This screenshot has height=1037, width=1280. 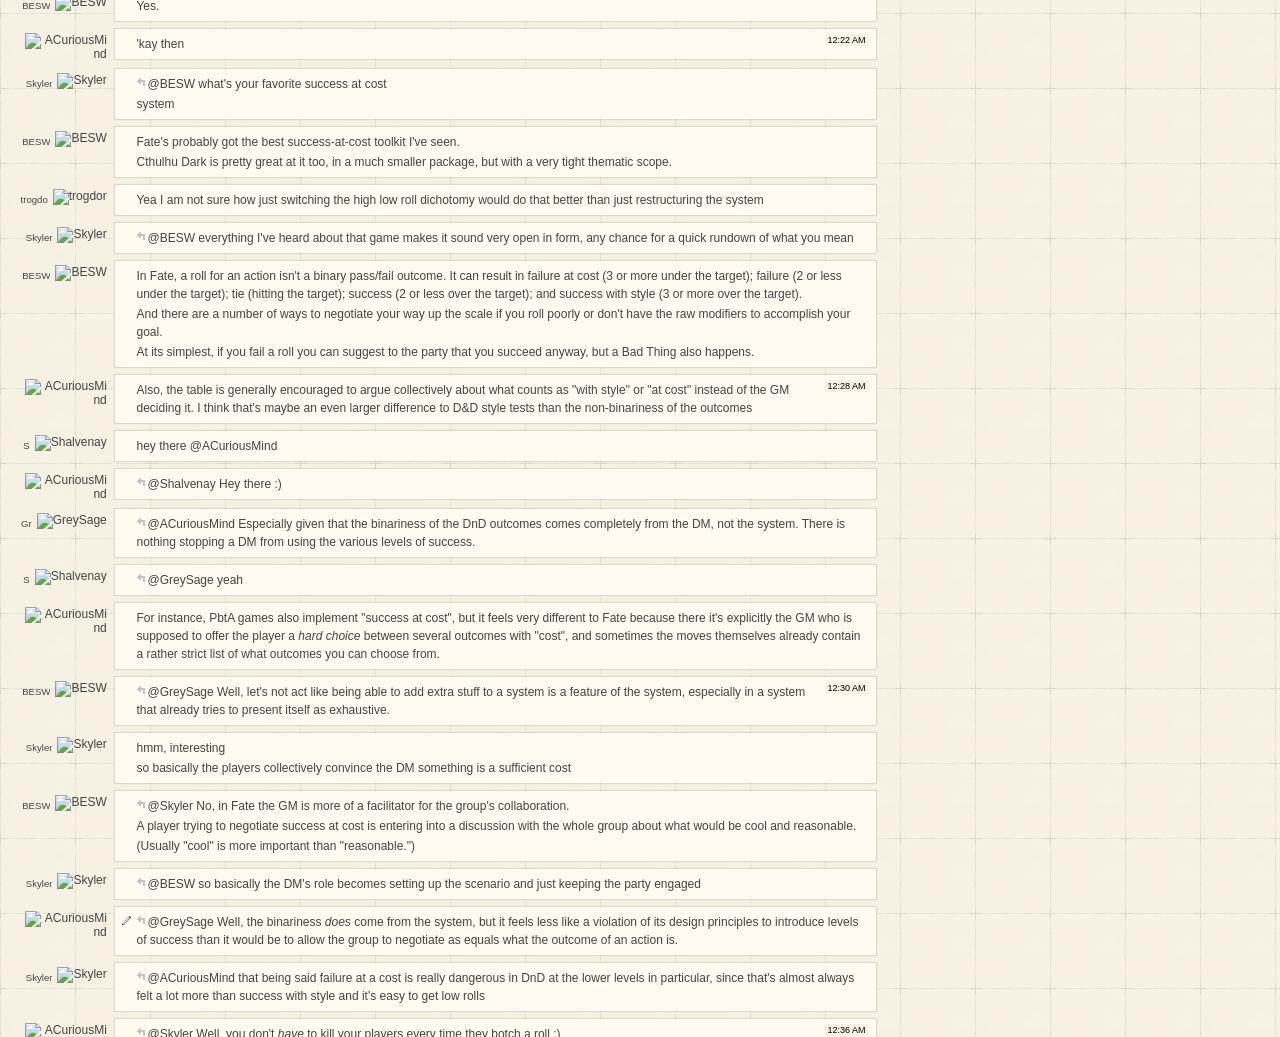 I want to click on 'between several outcomes with "cost", and sometimes the moves themselves already contain a rather strict list of what outcomes you can choose from.', so click(x=498, y=645).